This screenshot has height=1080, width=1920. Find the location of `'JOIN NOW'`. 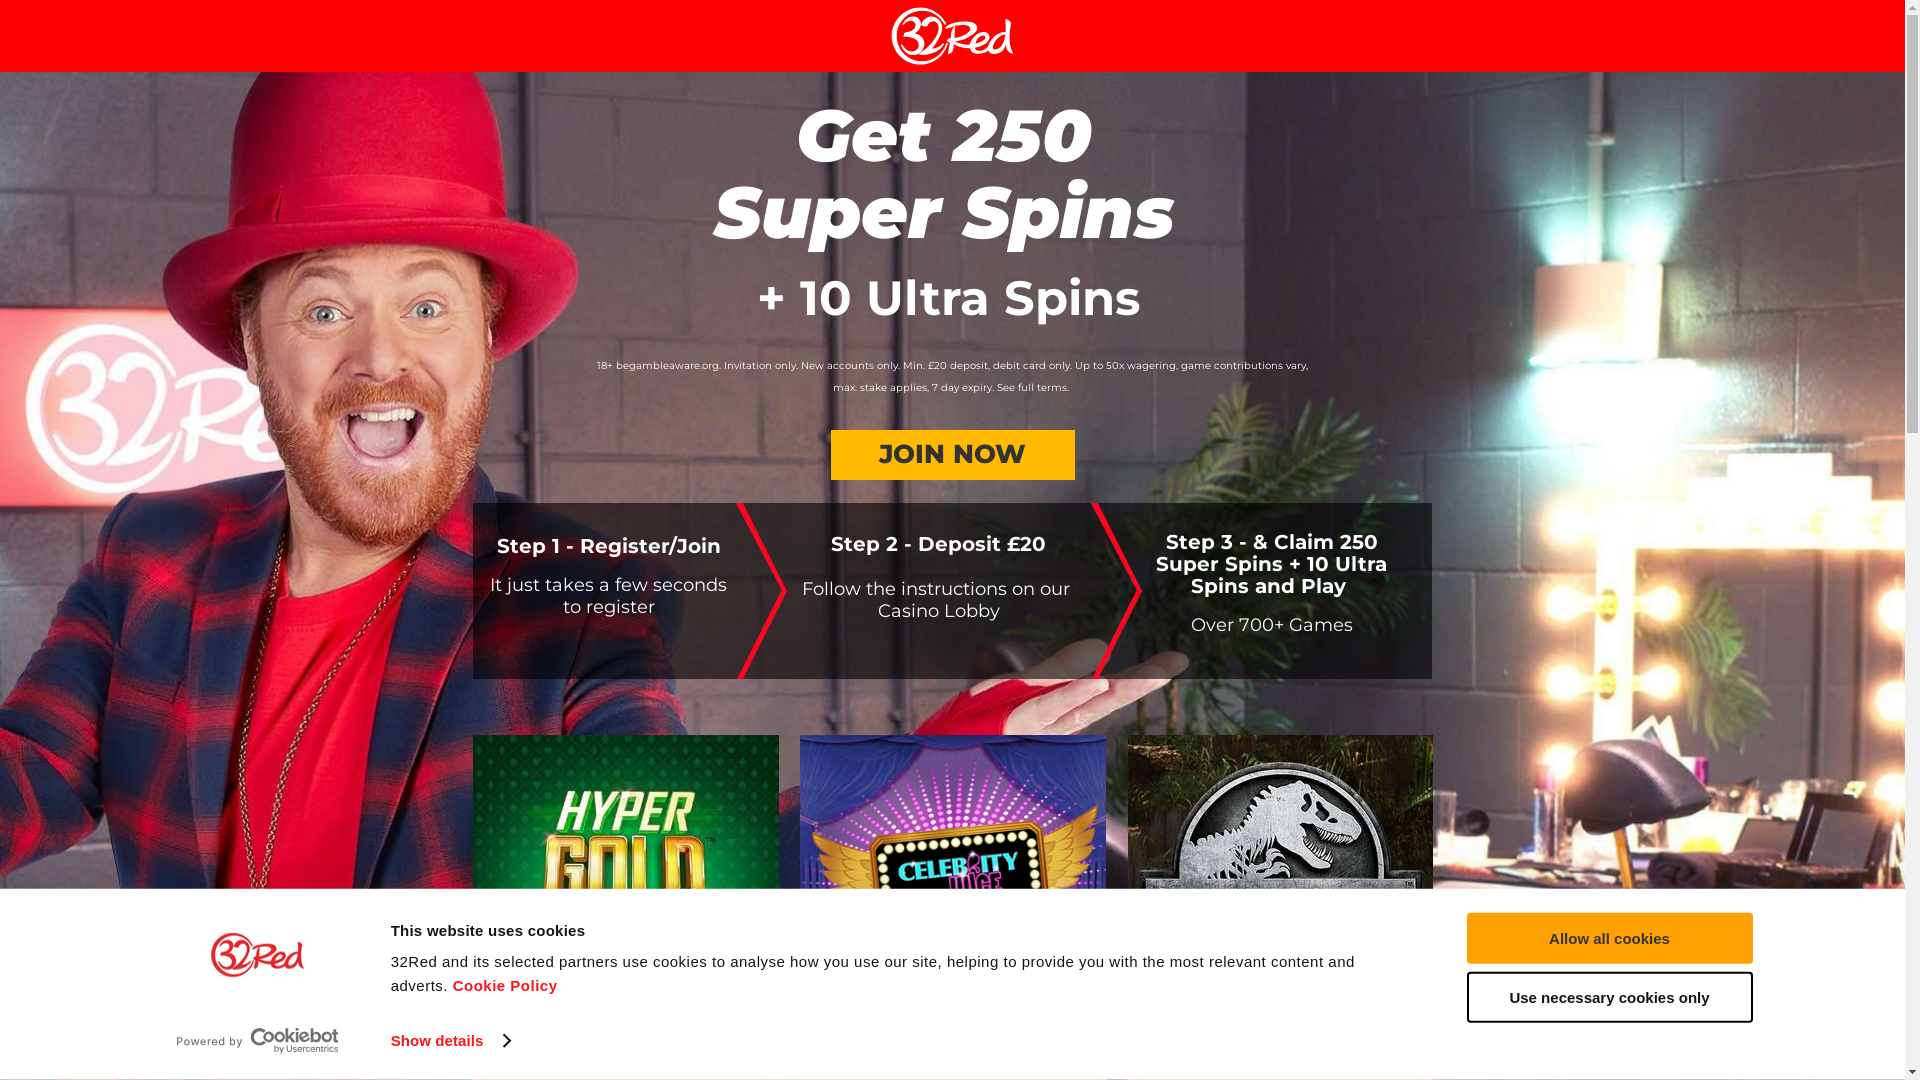

'JOIN NOW' is located at coordinates (950, 455).